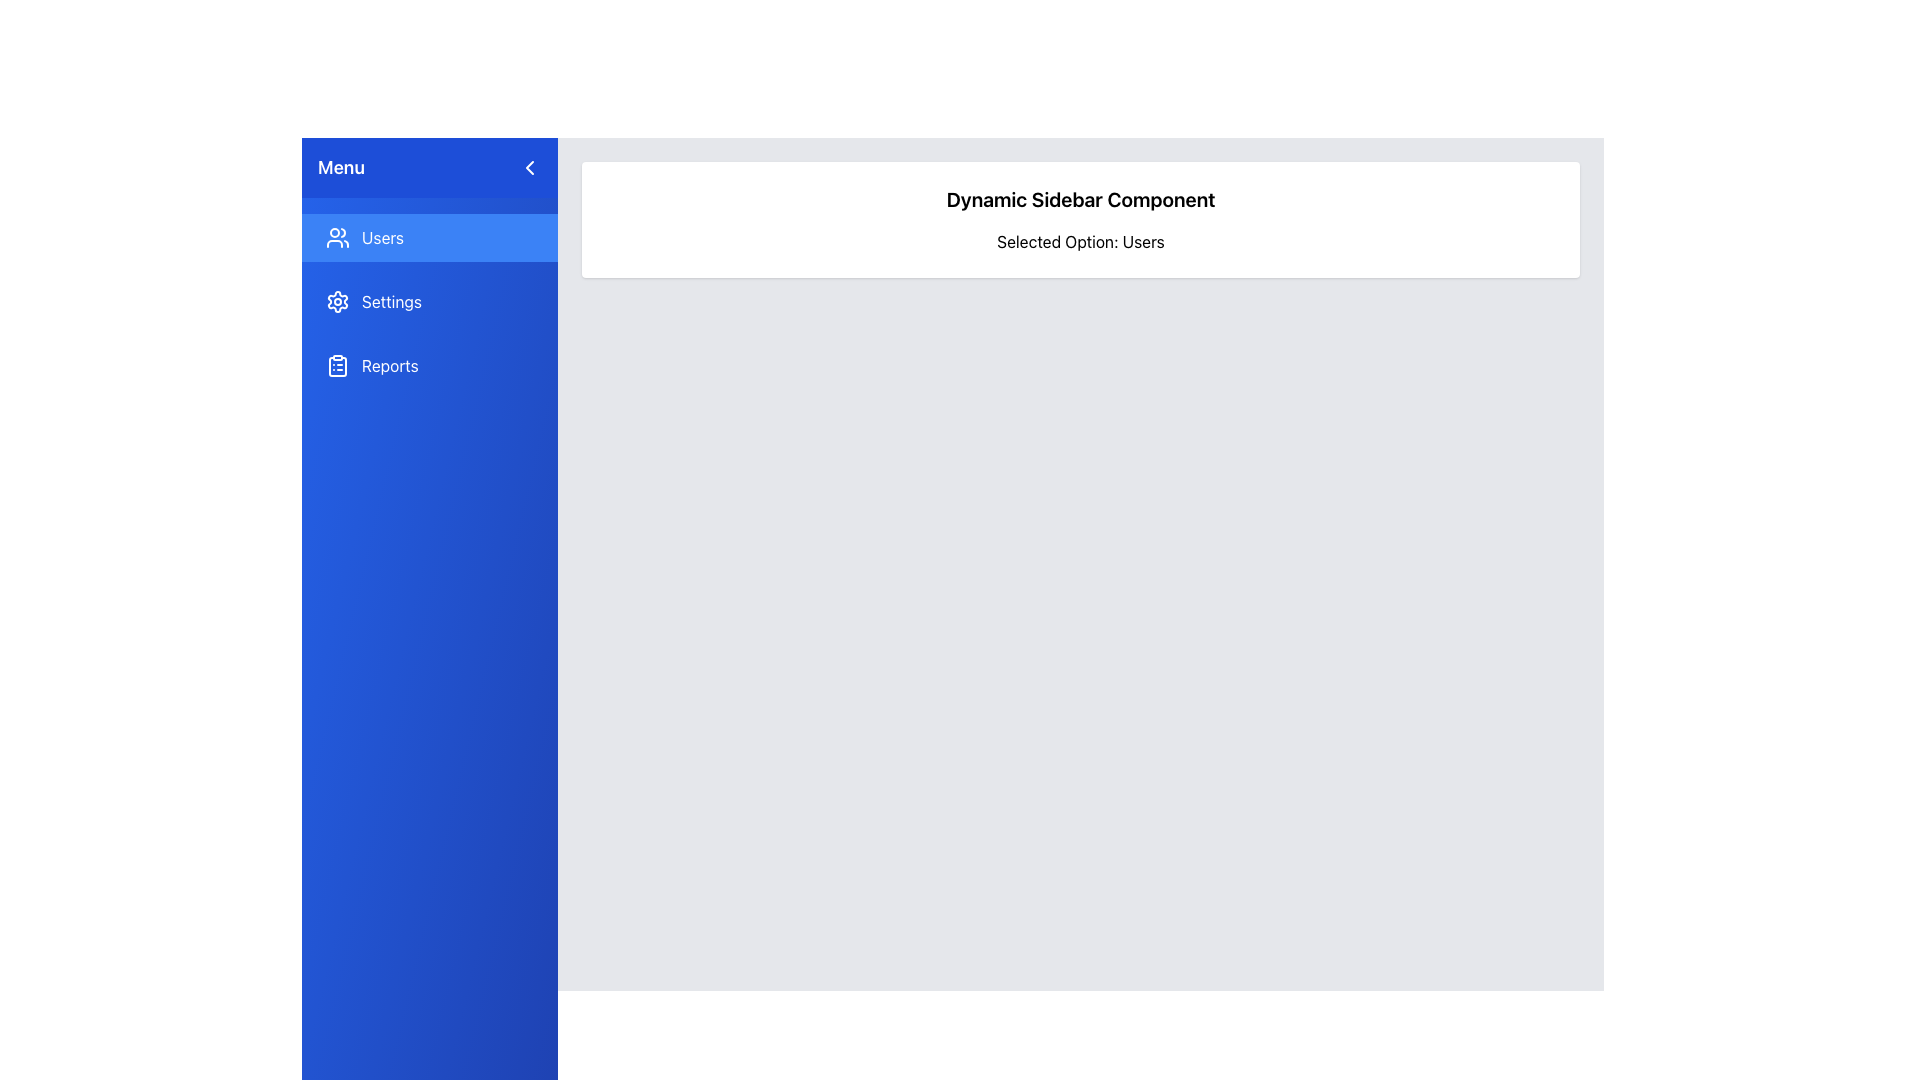  What do you see at coordinates (529, 167) in the screenshot?
I see `the small chevron button pointing to the left, located in the top-right corner of the navigation bar` at bounding box center [529, 167].